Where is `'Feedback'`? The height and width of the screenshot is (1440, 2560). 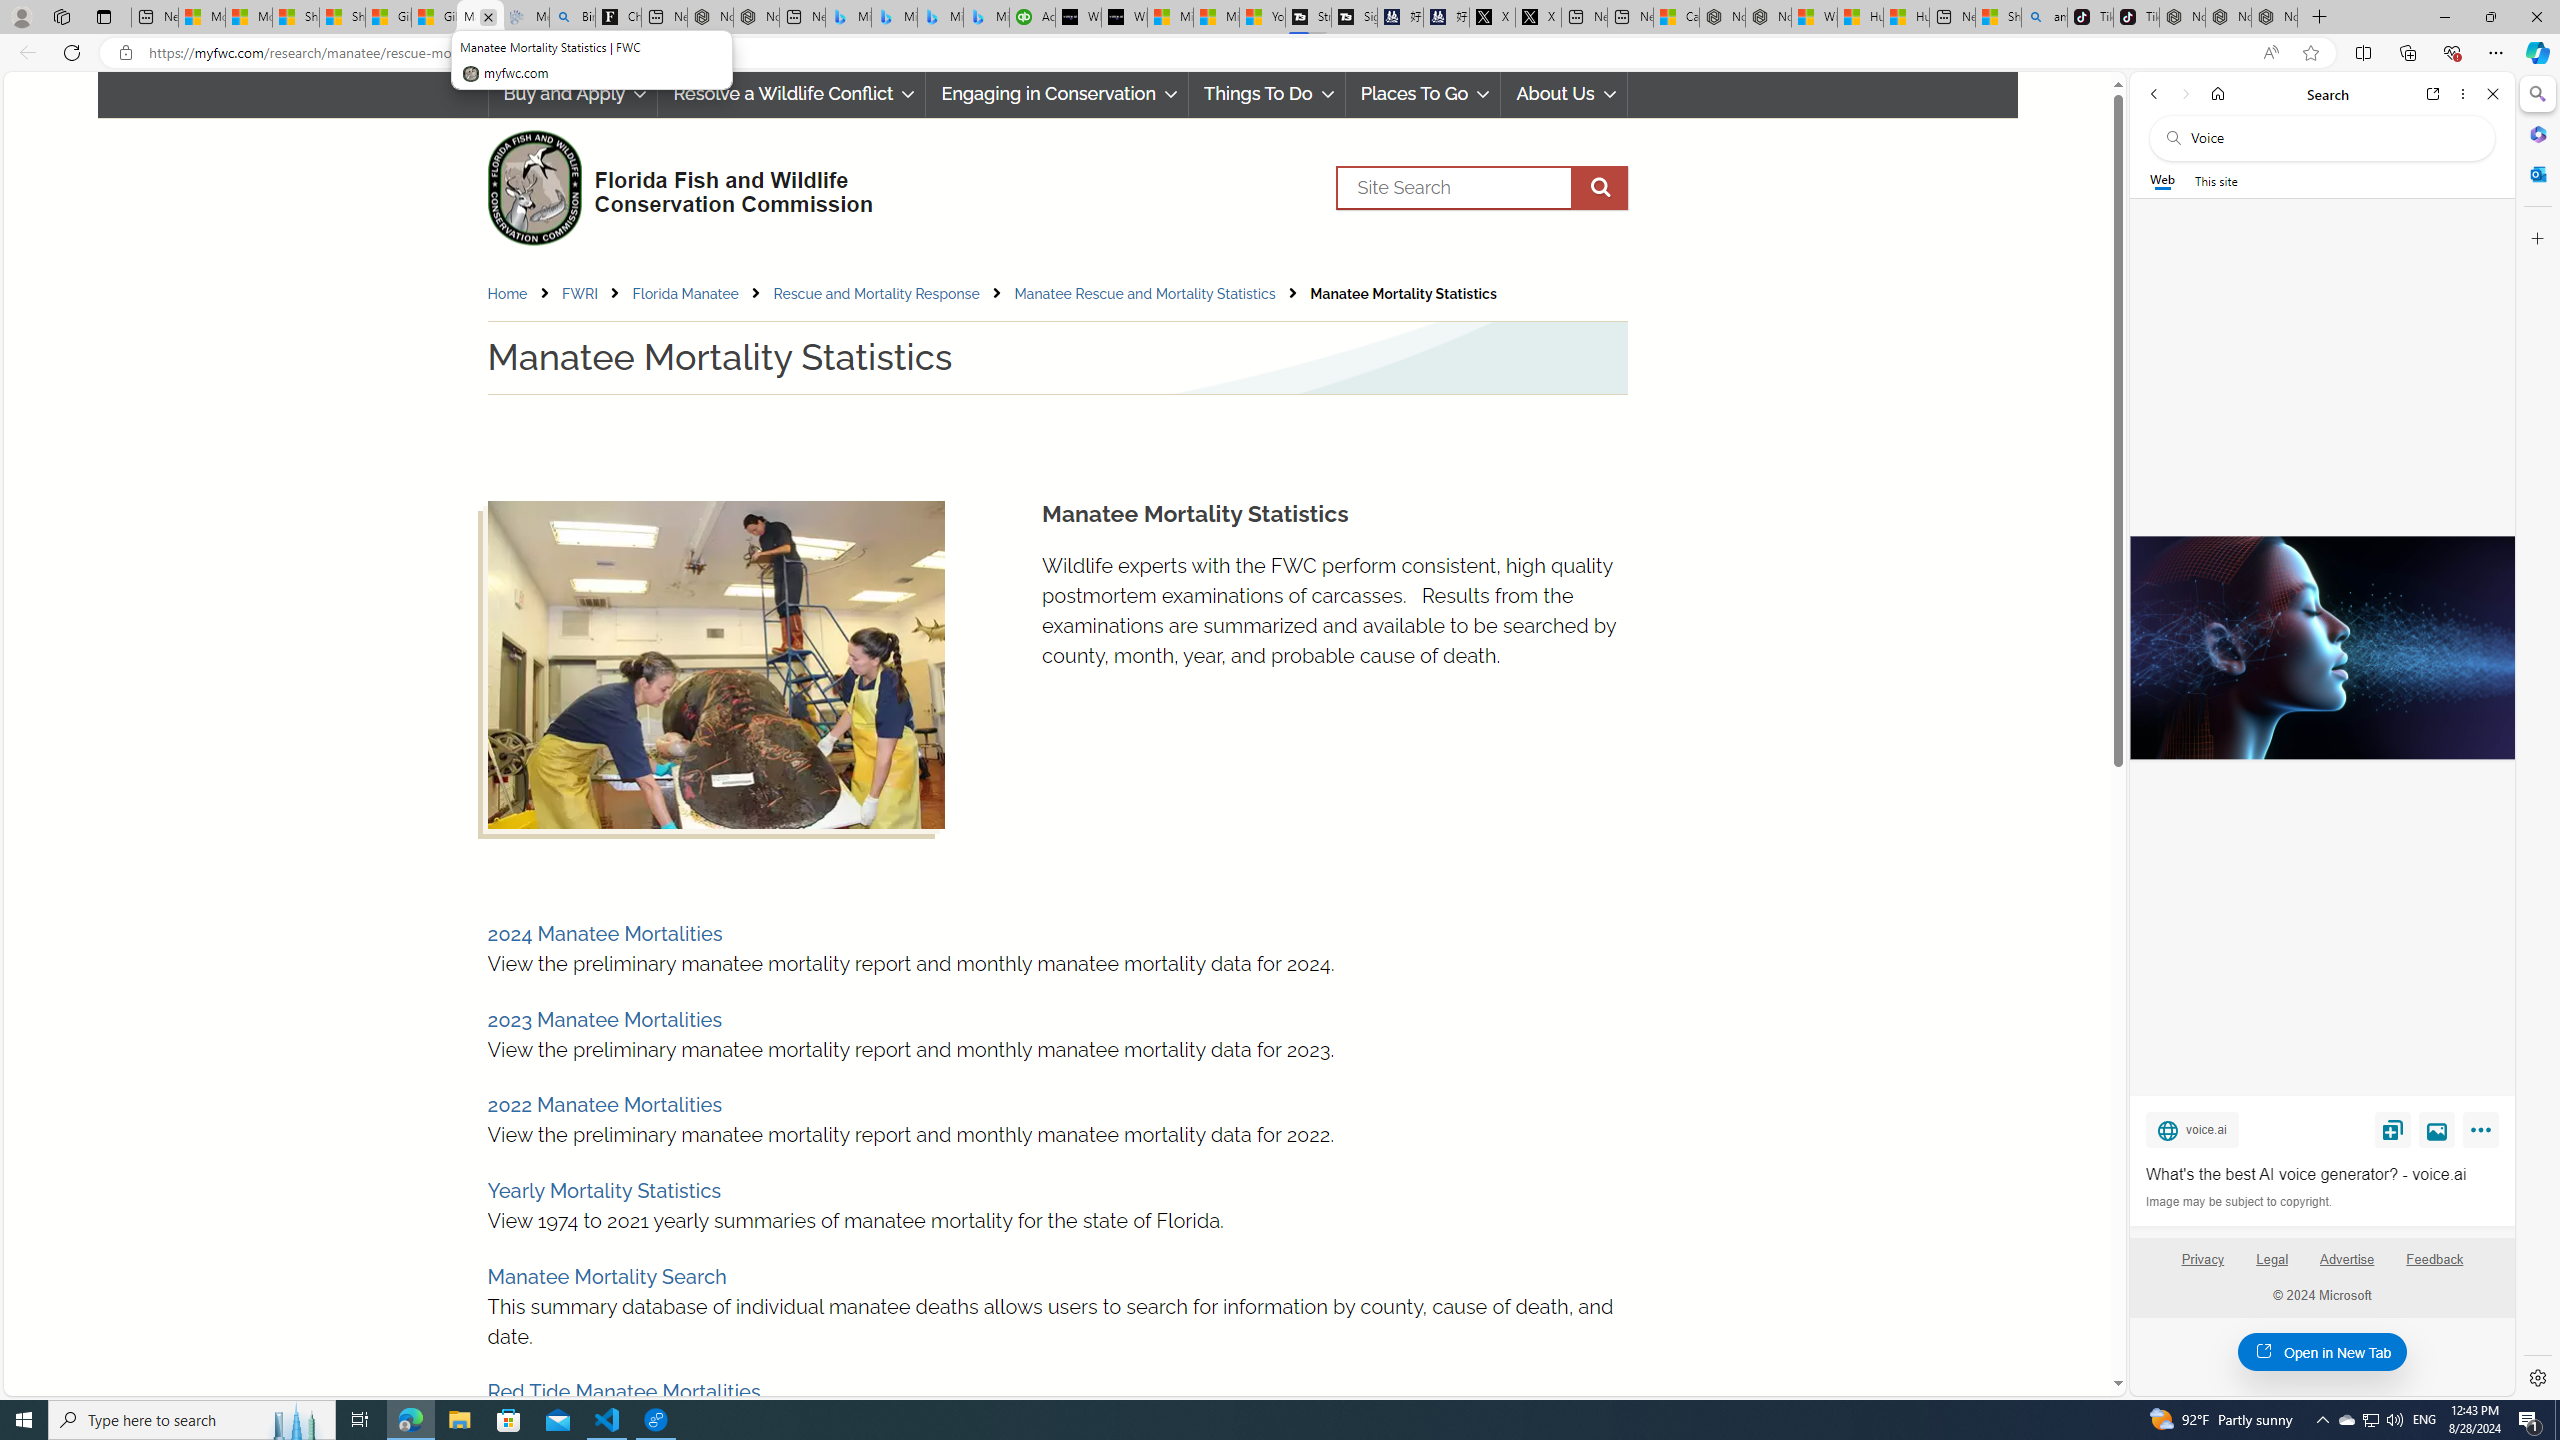
'Feedback' is located at coordinates (2434, 1267).